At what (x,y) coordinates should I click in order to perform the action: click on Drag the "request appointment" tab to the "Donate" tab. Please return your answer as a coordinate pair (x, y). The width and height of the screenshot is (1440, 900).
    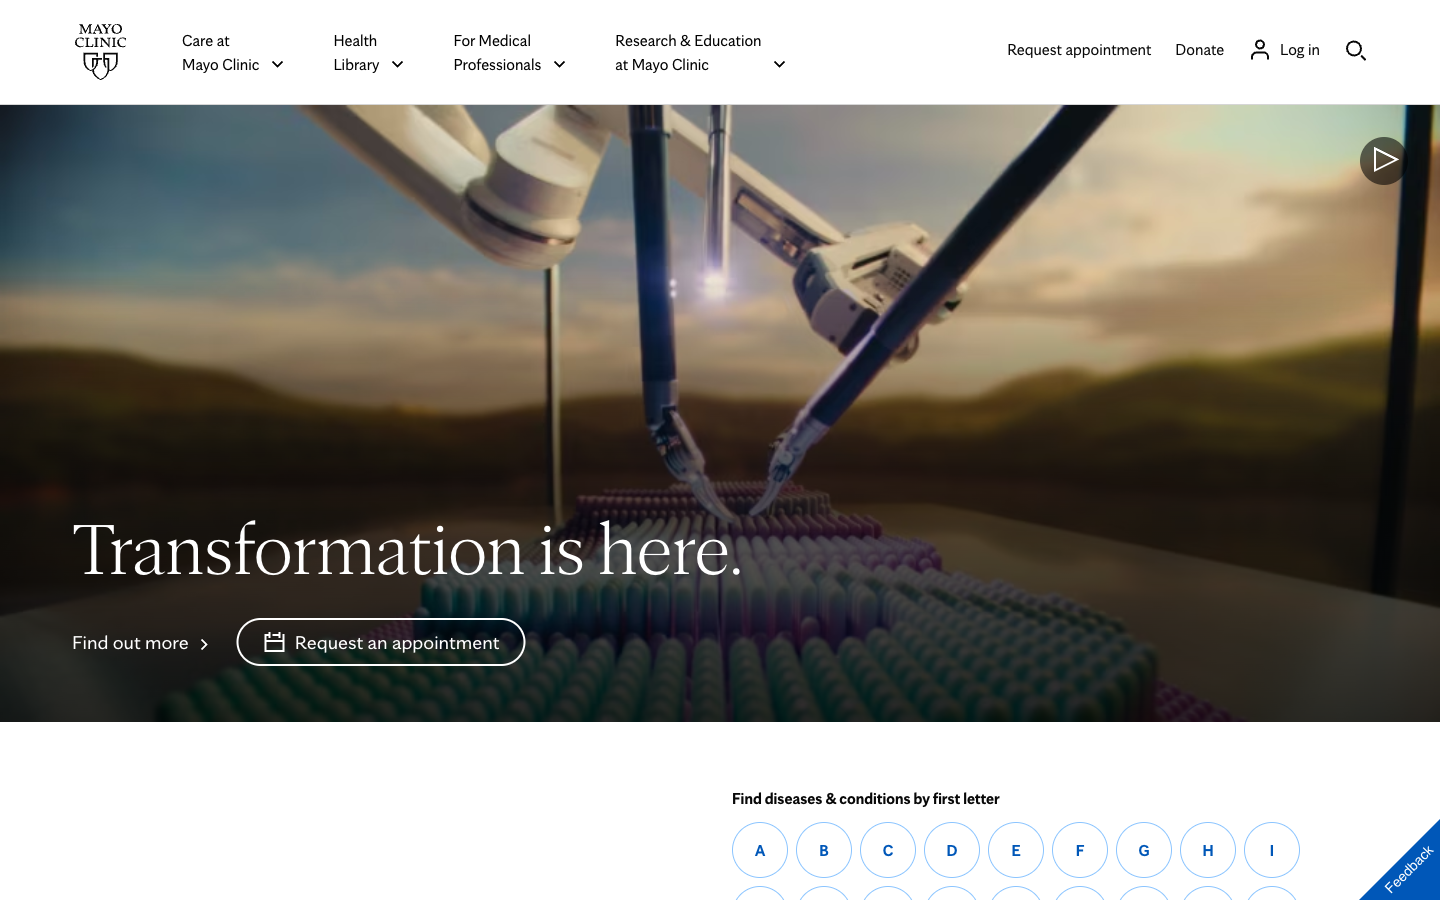
    Looking at the image, I should click on (1553760, 44100).